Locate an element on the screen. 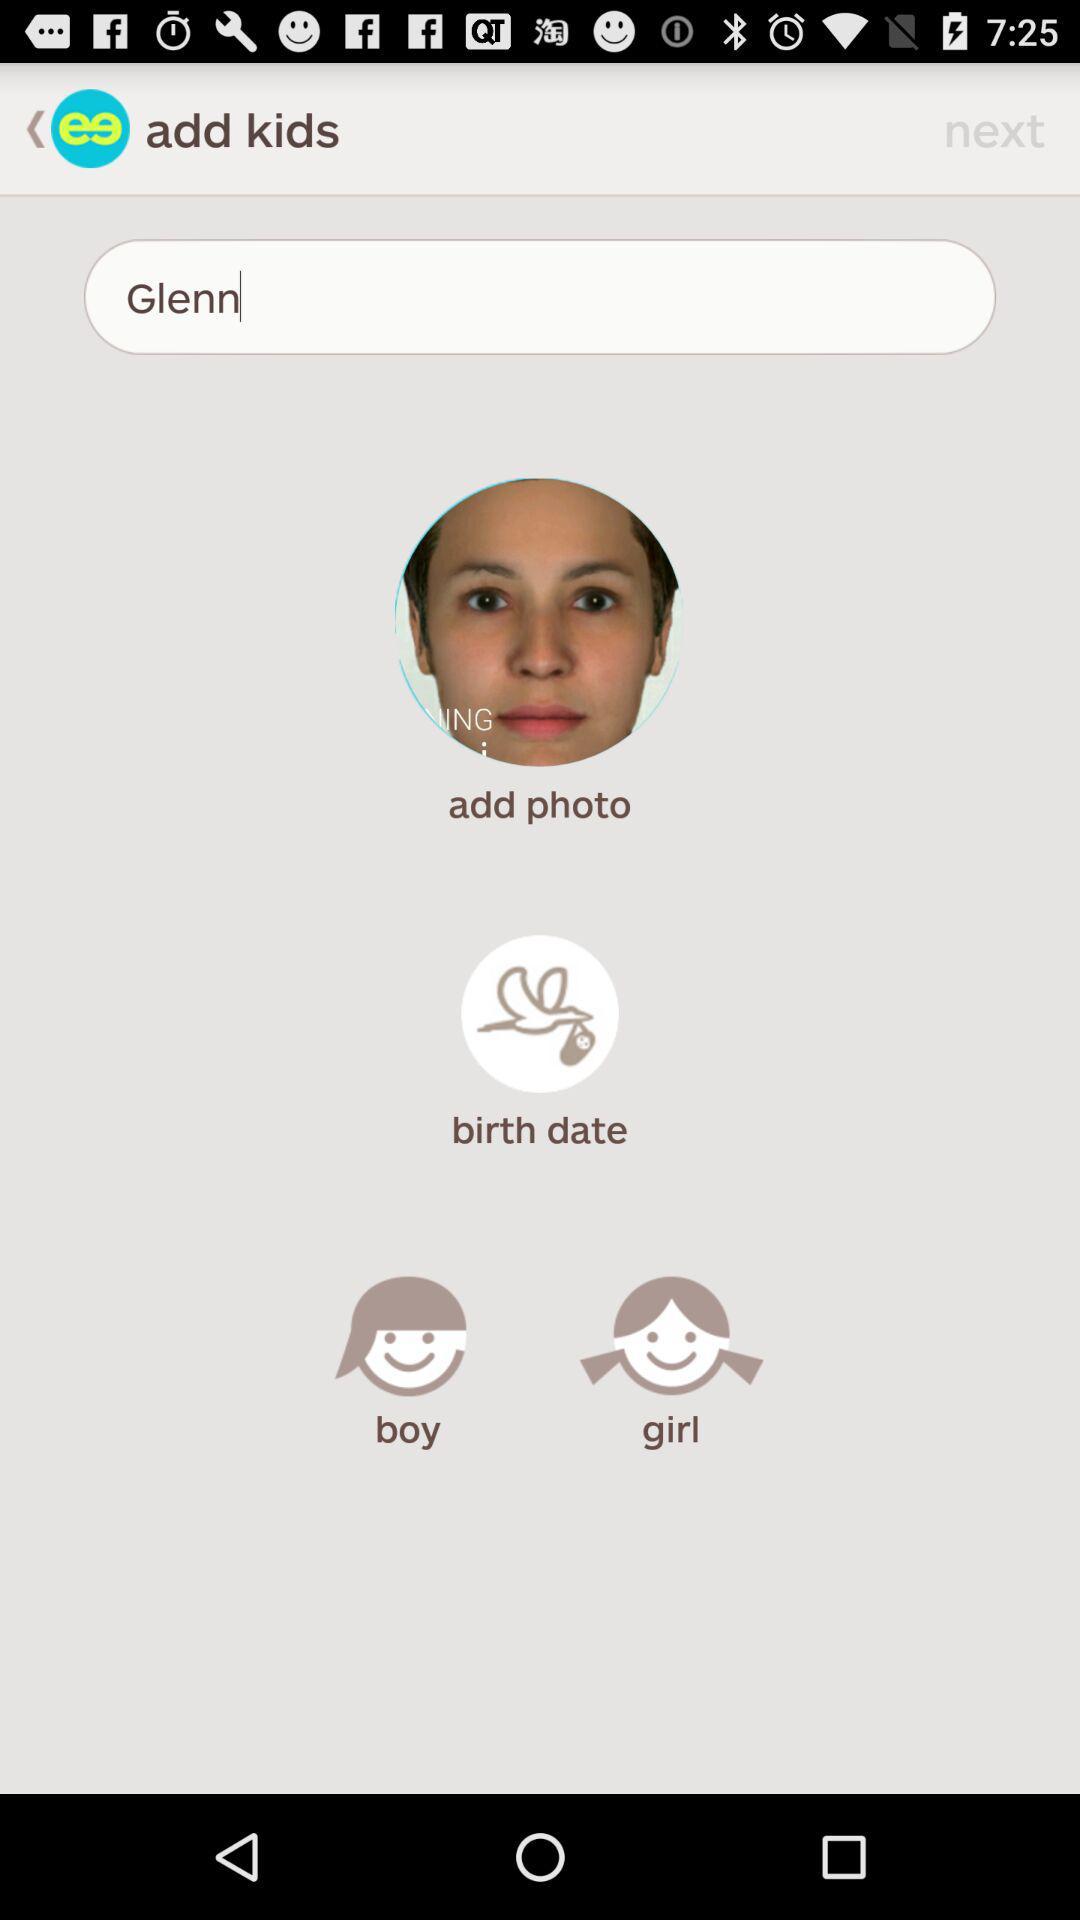 The height and width of the screenshot is (1920, 1080). the emoji icon is located at coordinates (90, 136).